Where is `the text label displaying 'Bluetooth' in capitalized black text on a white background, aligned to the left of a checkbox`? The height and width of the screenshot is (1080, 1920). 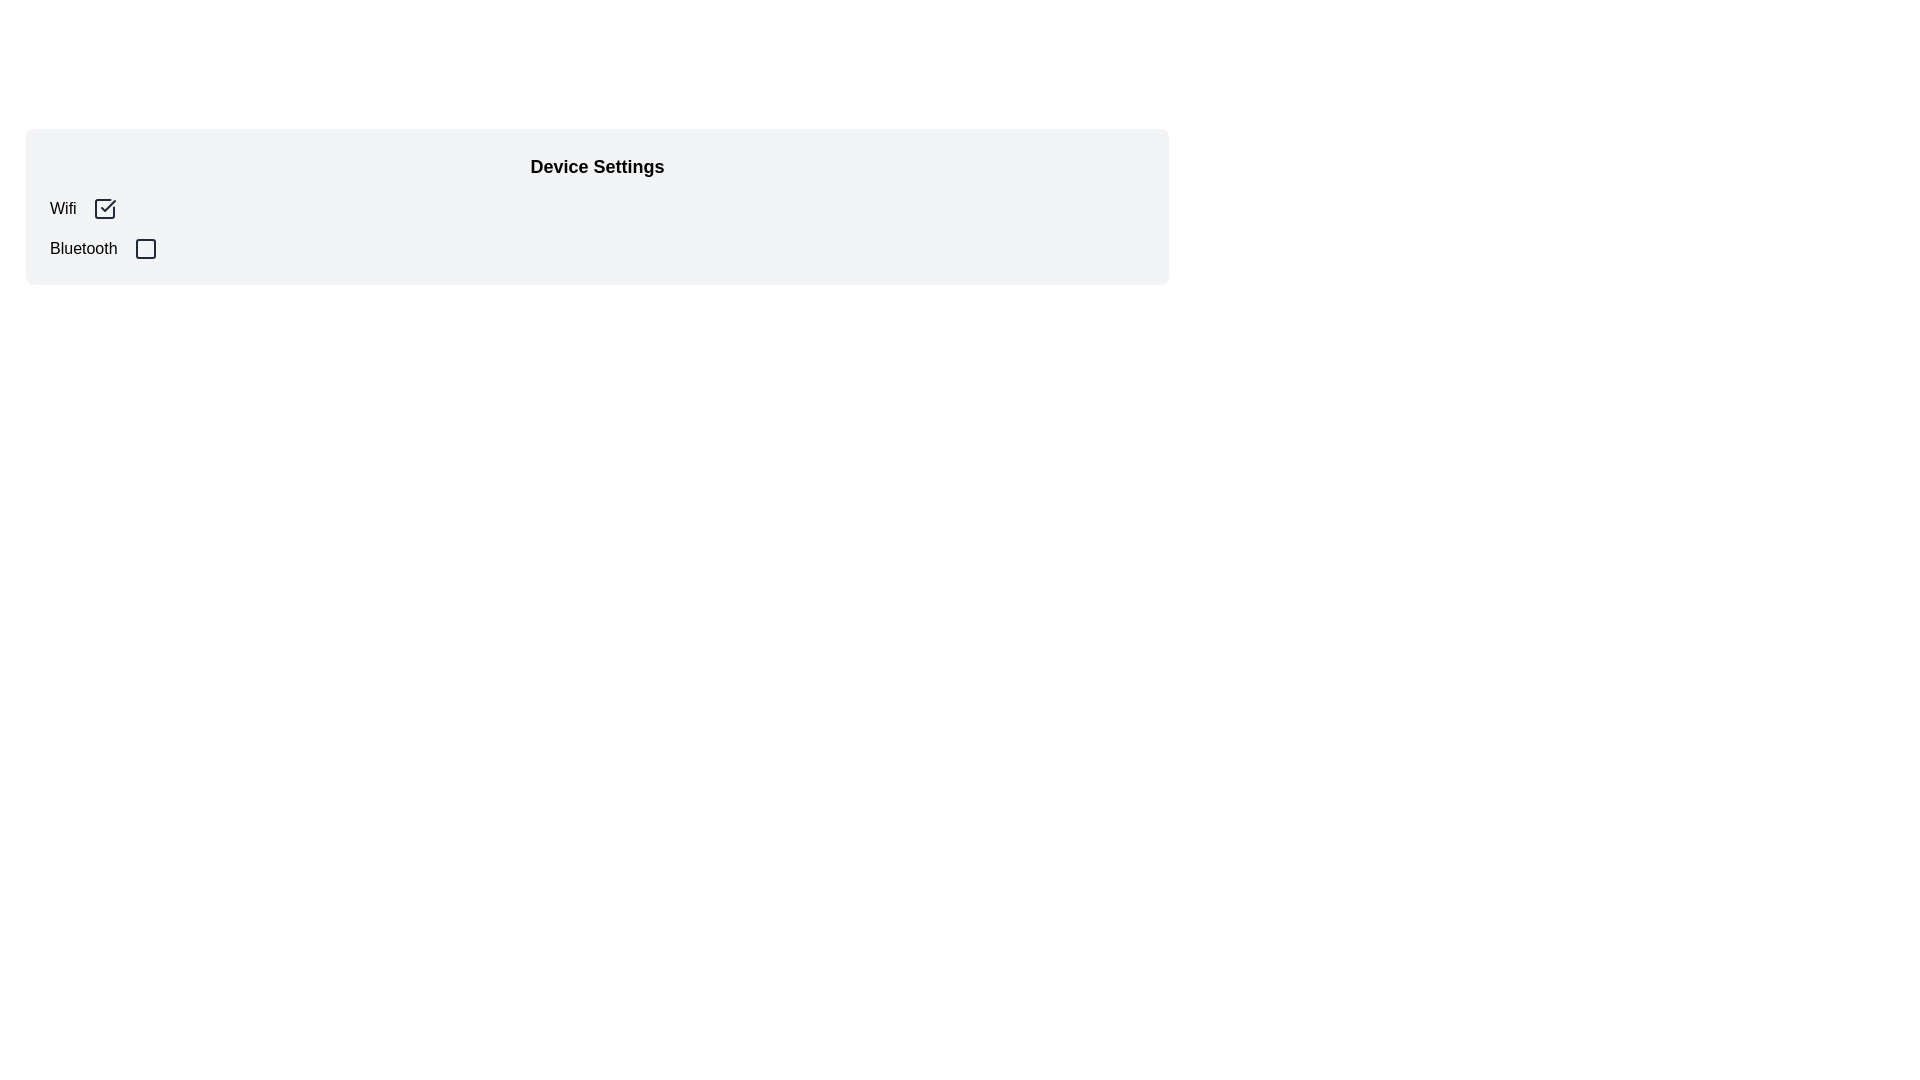
the text label displaying 'Bluetooth' in capitalized black text on a white background, aligned to the left of a checkbox is located at coordinates (82, 248).